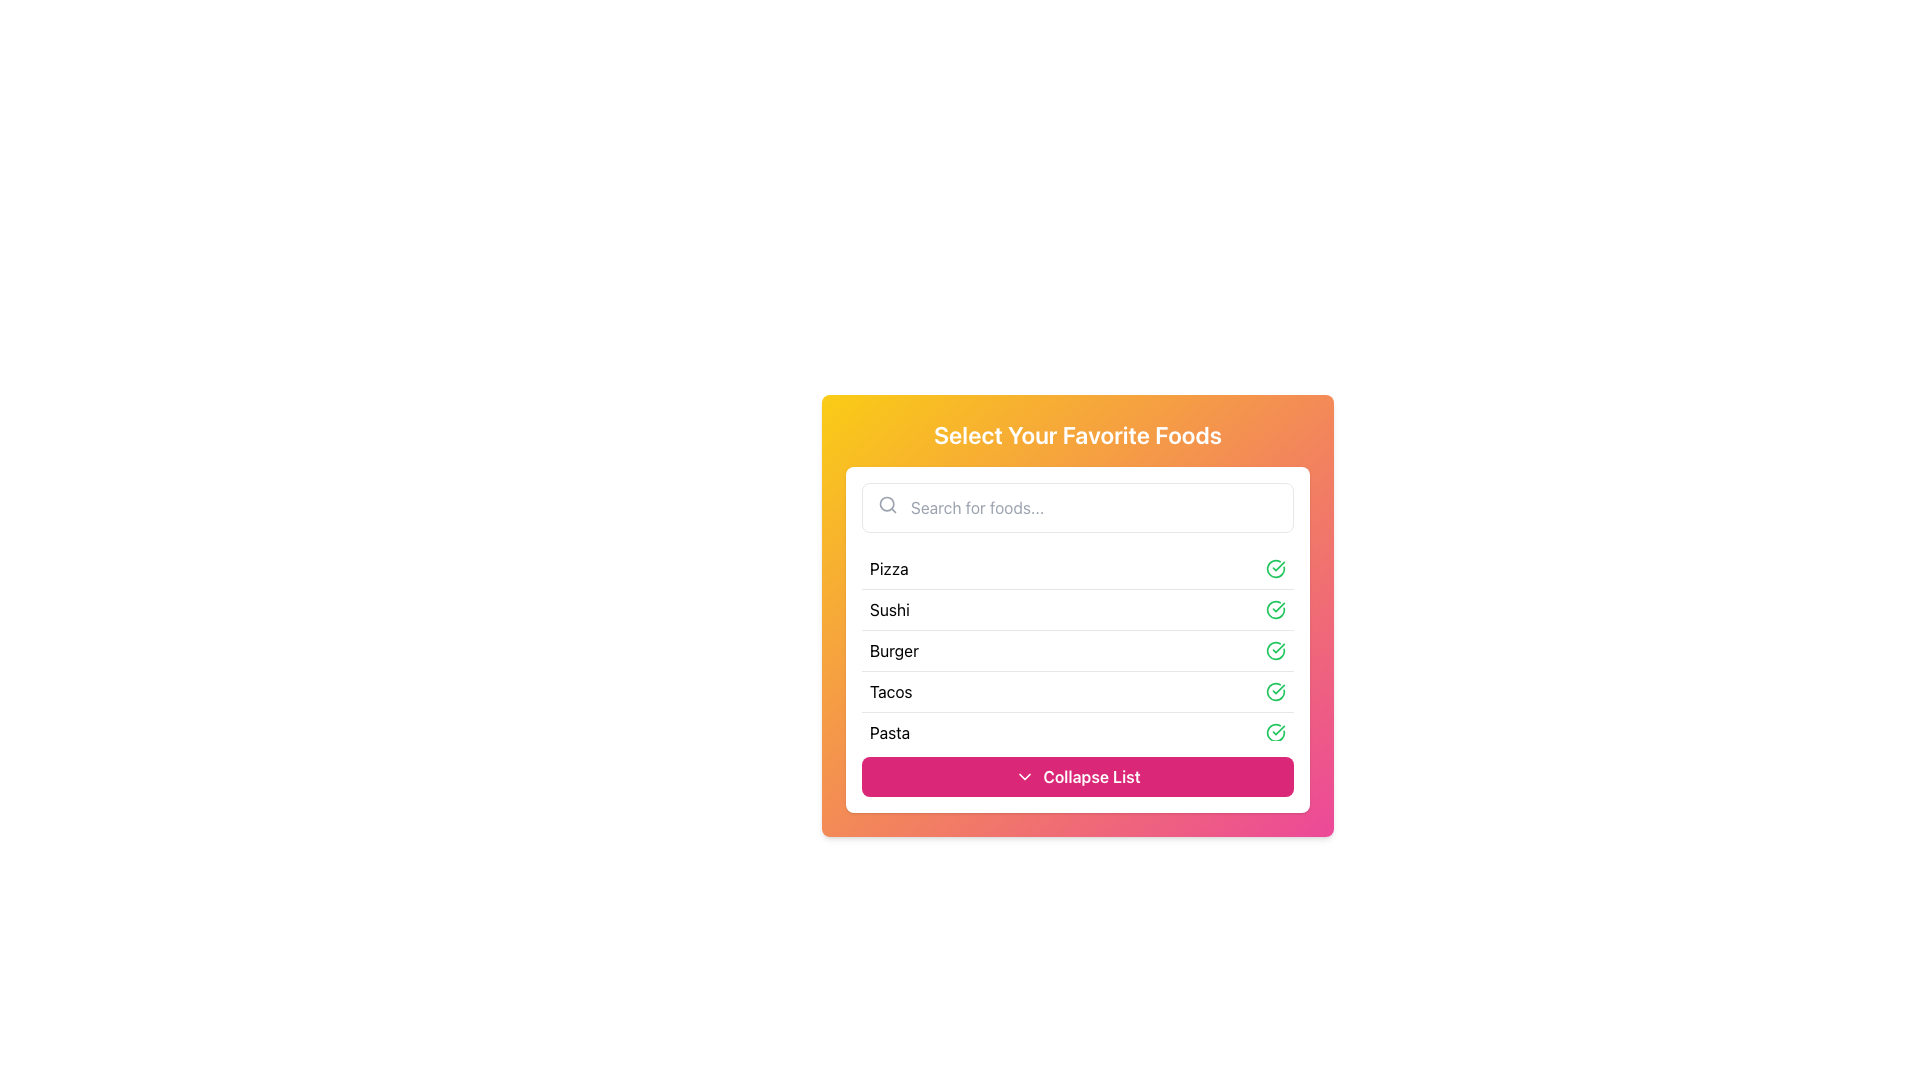 The width and height of the screenshot is (1920, 1080). I want to click on the text label displaying 'Pizza', which is the fourth item in a vertically aligned list within a card-like interface, so click(888, 569).